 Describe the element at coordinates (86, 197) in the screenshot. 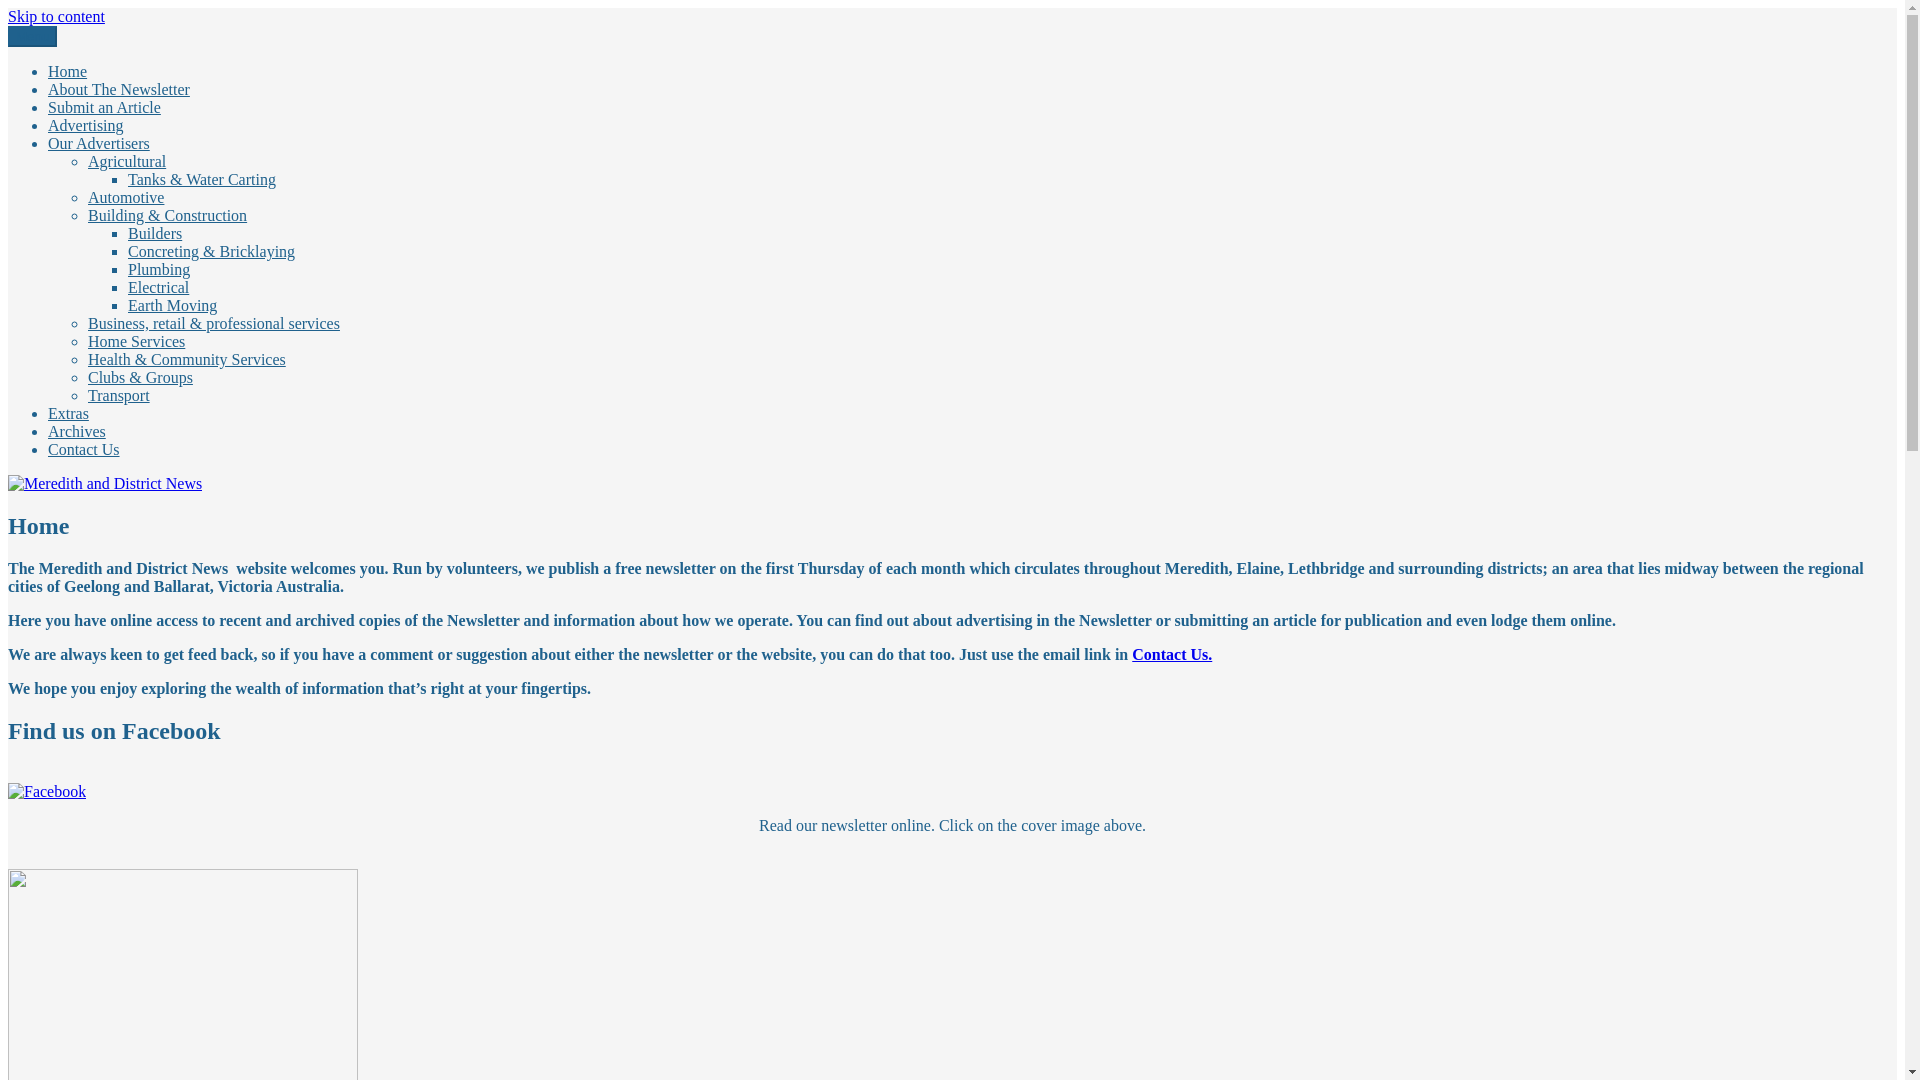

I see `'Automotive'` at that location.